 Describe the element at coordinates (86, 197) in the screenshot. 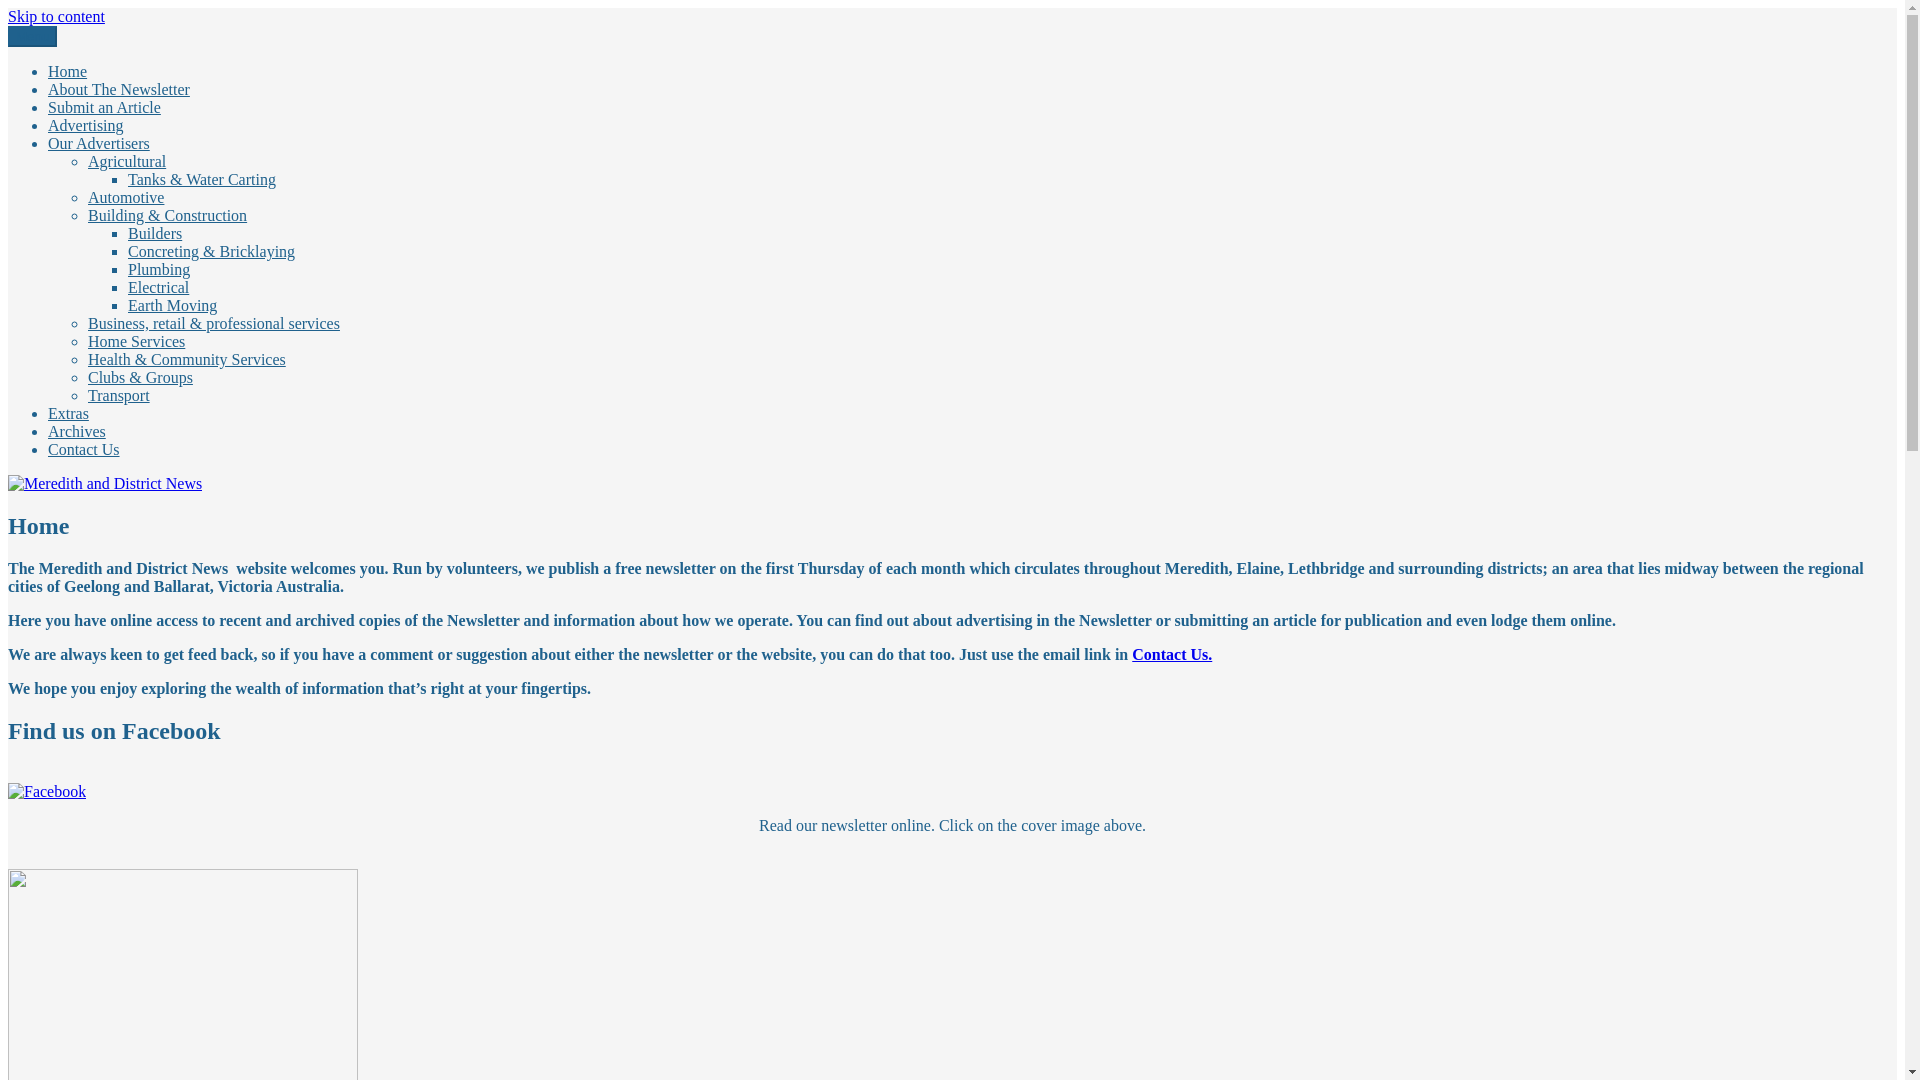

I see `'Automotive'` at that location.